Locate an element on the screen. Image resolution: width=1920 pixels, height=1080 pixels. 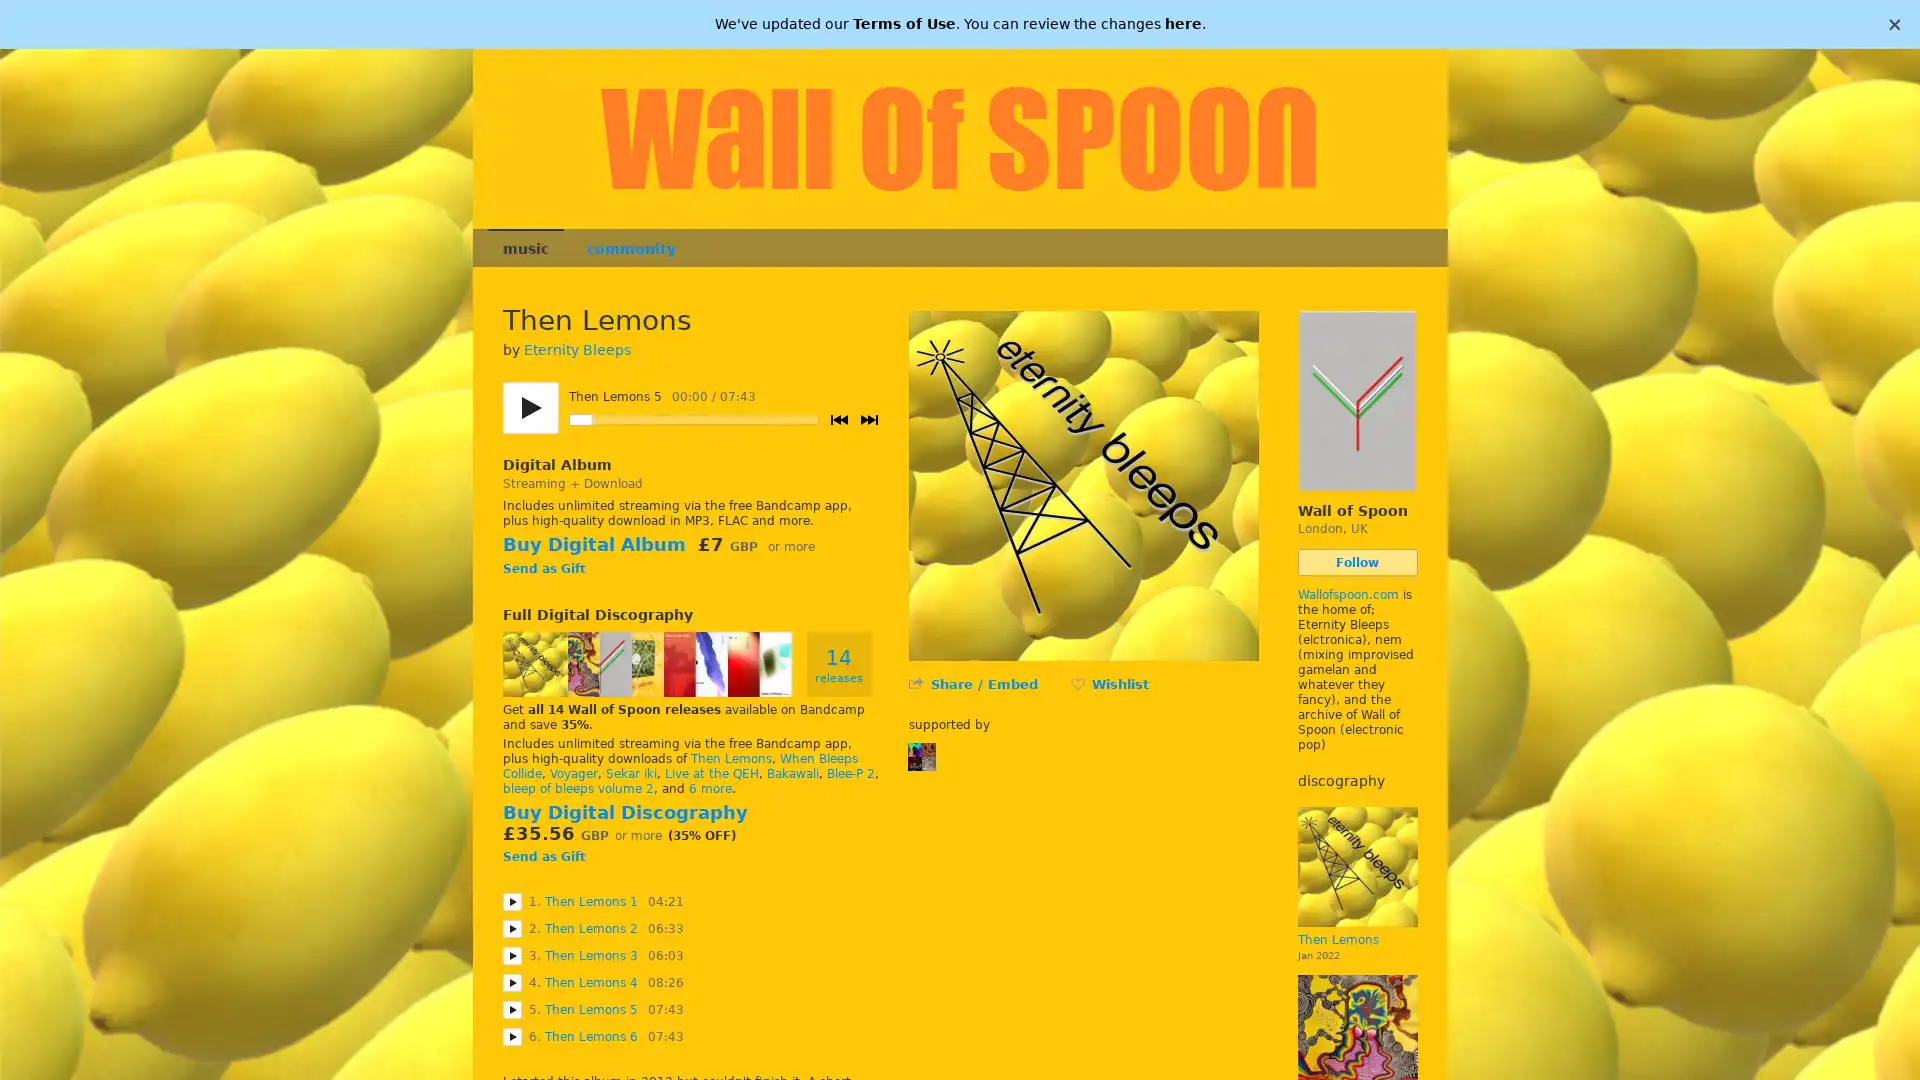
Send as Gift is located at coordinates (543, 855).